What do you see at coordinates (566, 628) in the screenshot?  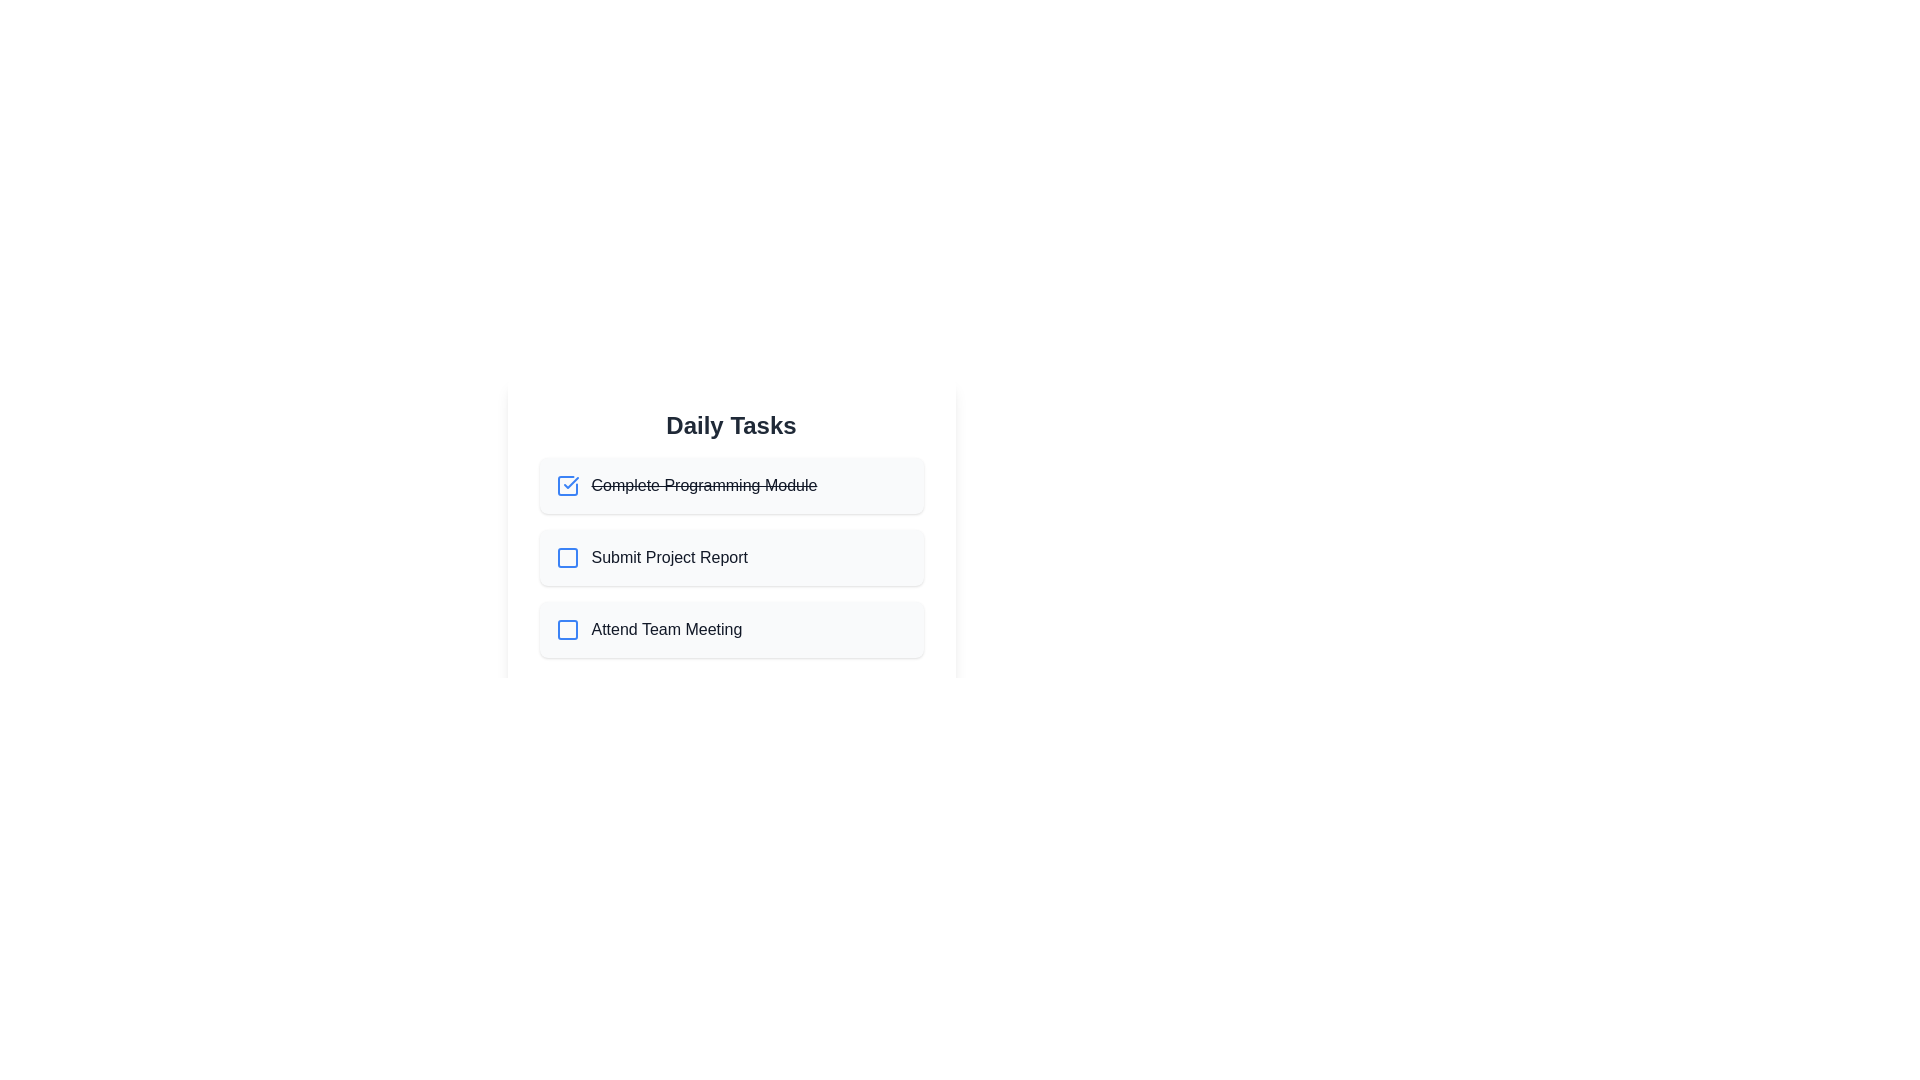 I see `the status icon representing 'Attend Team Meeting'` at bounding box center [566, 628].